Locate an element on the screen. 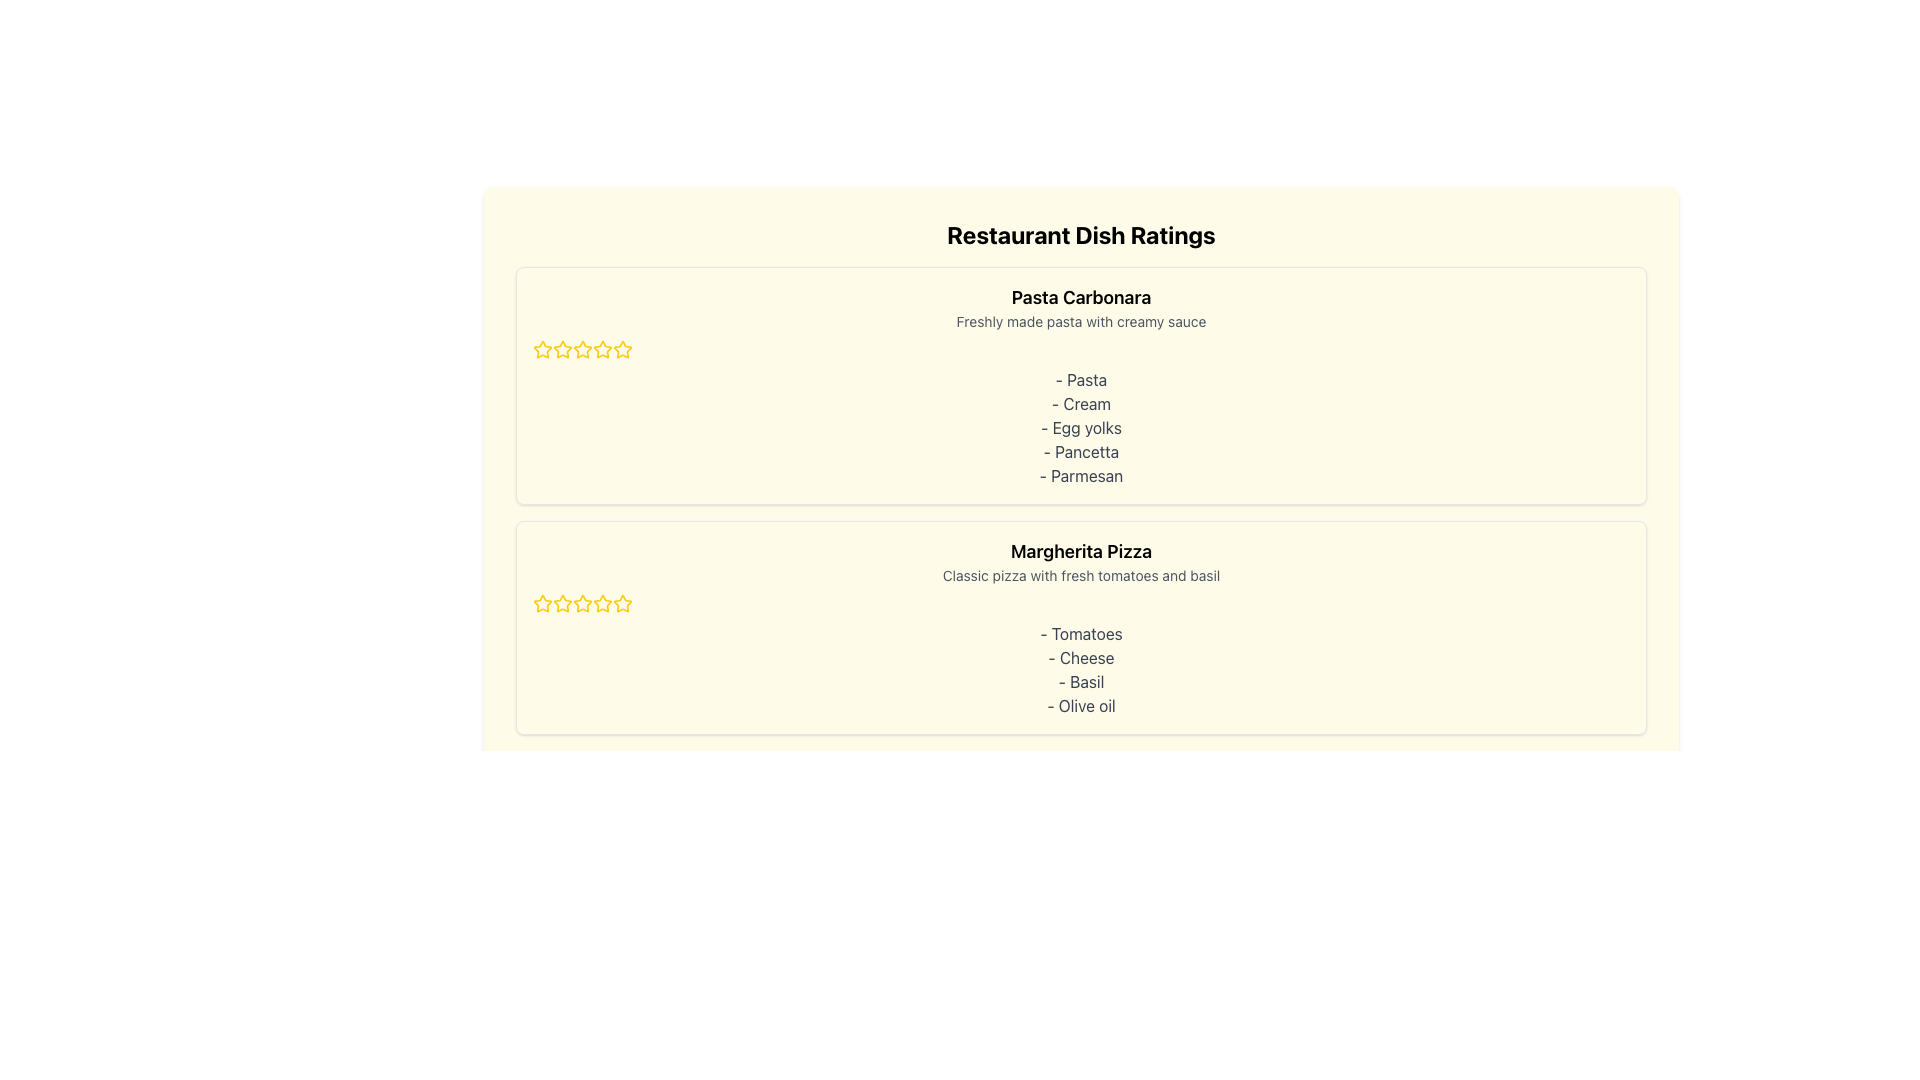  the first star icon with a yellow outline under the 'Margherita Pizza' section is located at coordinates (542, 602).